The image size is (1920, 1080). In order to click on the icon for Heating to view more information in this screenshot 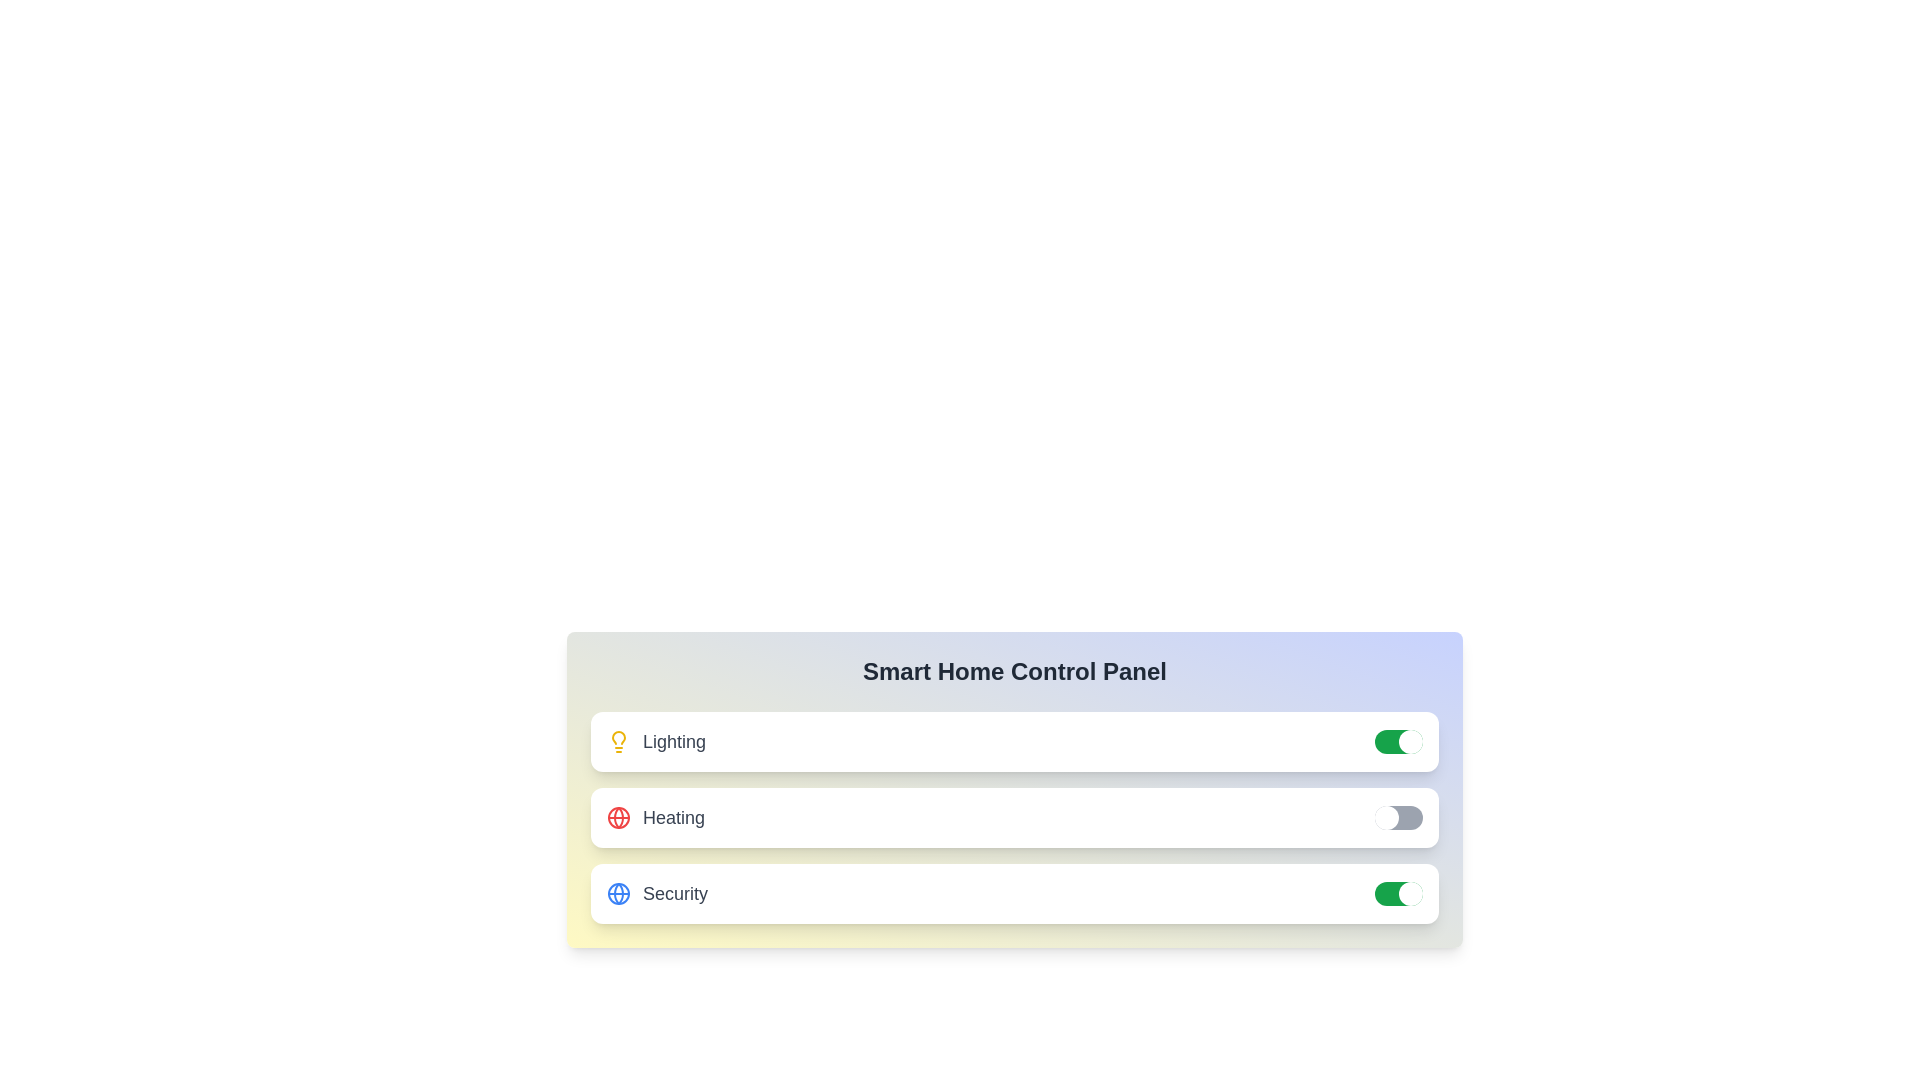, I will do `click(618, 817)`.